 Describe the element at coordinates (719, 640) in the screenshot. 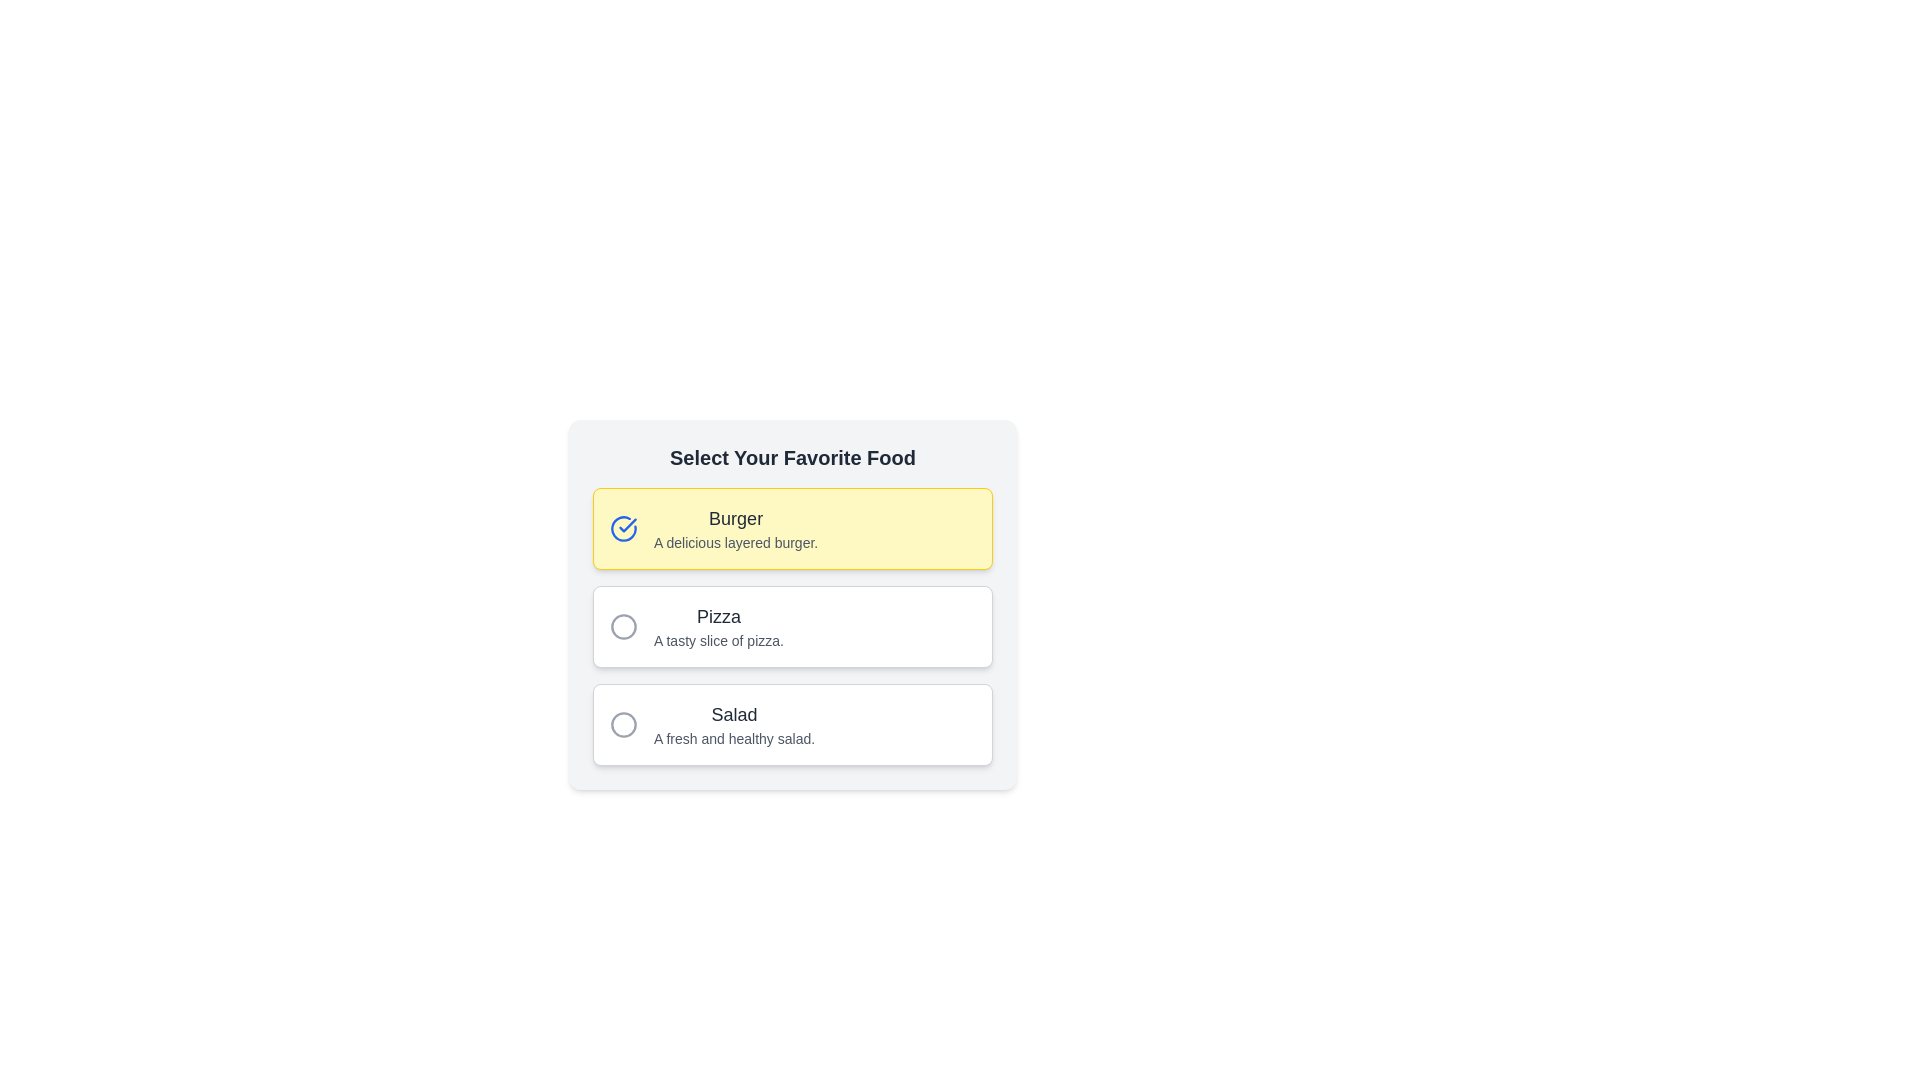

I see `the text label that reads 'A tasty slice of pizza', which is located directly below the 'Pizza' title and is part of the second option in the list of food items` at that location.